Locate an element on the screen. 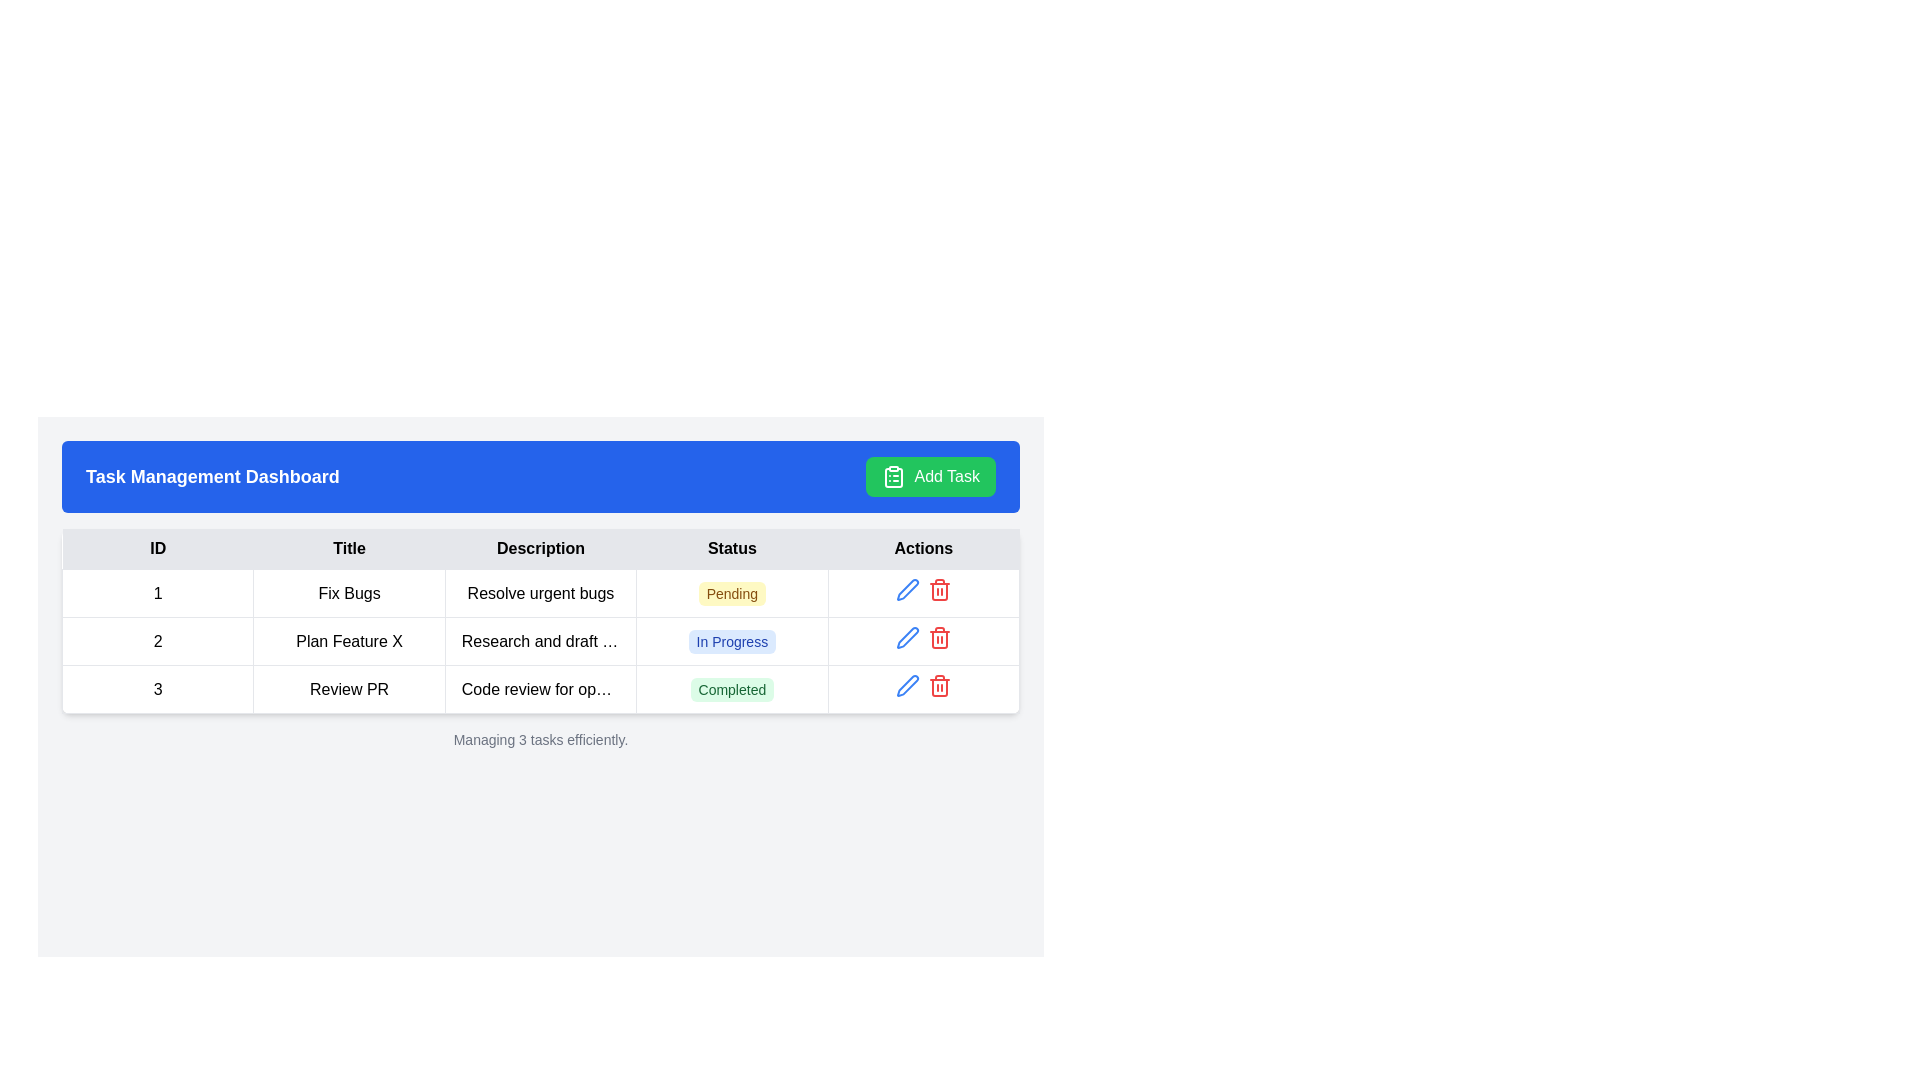 This screenshot has height=1080, width=1920. the clipboard icon, which is part of the 'Add Task' button located in the top-right corner of the interface is located at coordinates (893, 477).